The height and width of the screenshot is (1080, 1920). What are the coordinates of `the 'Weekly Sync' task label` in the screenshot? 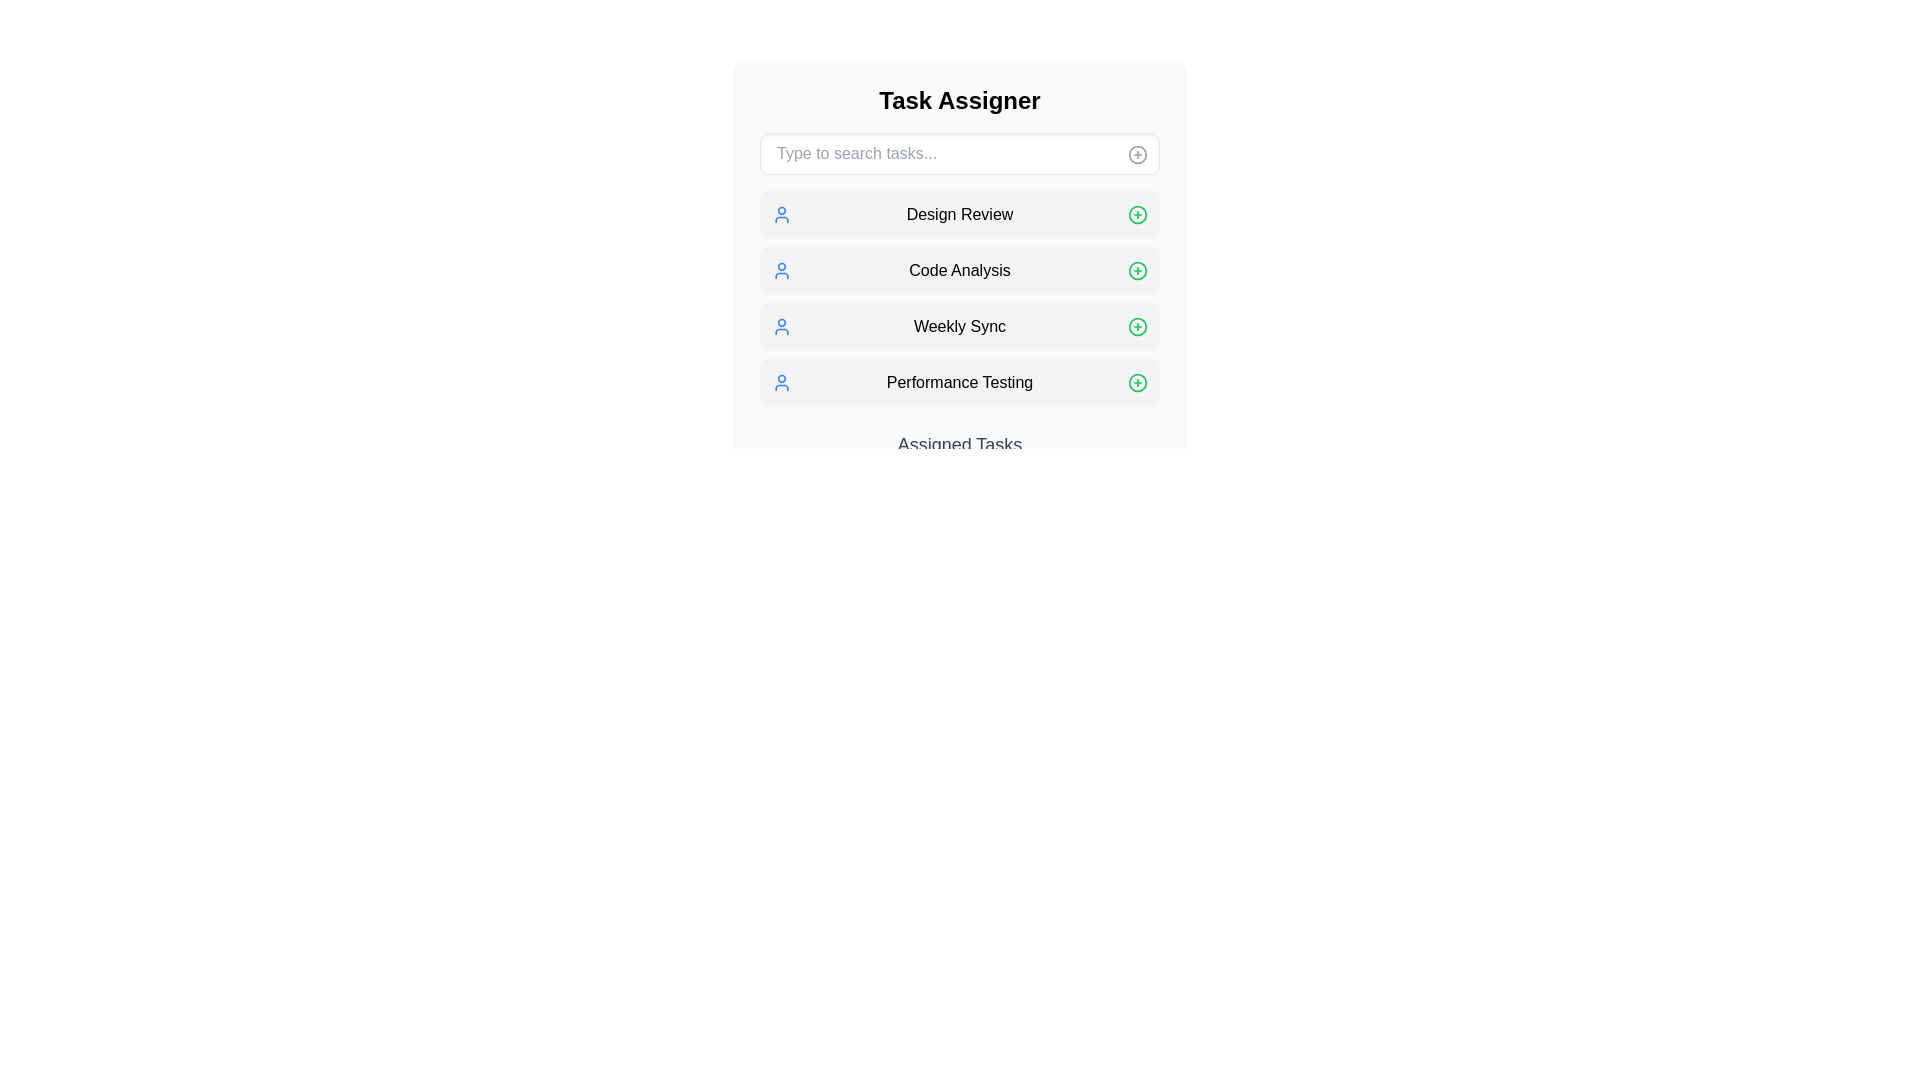 It's located at (960, 326).